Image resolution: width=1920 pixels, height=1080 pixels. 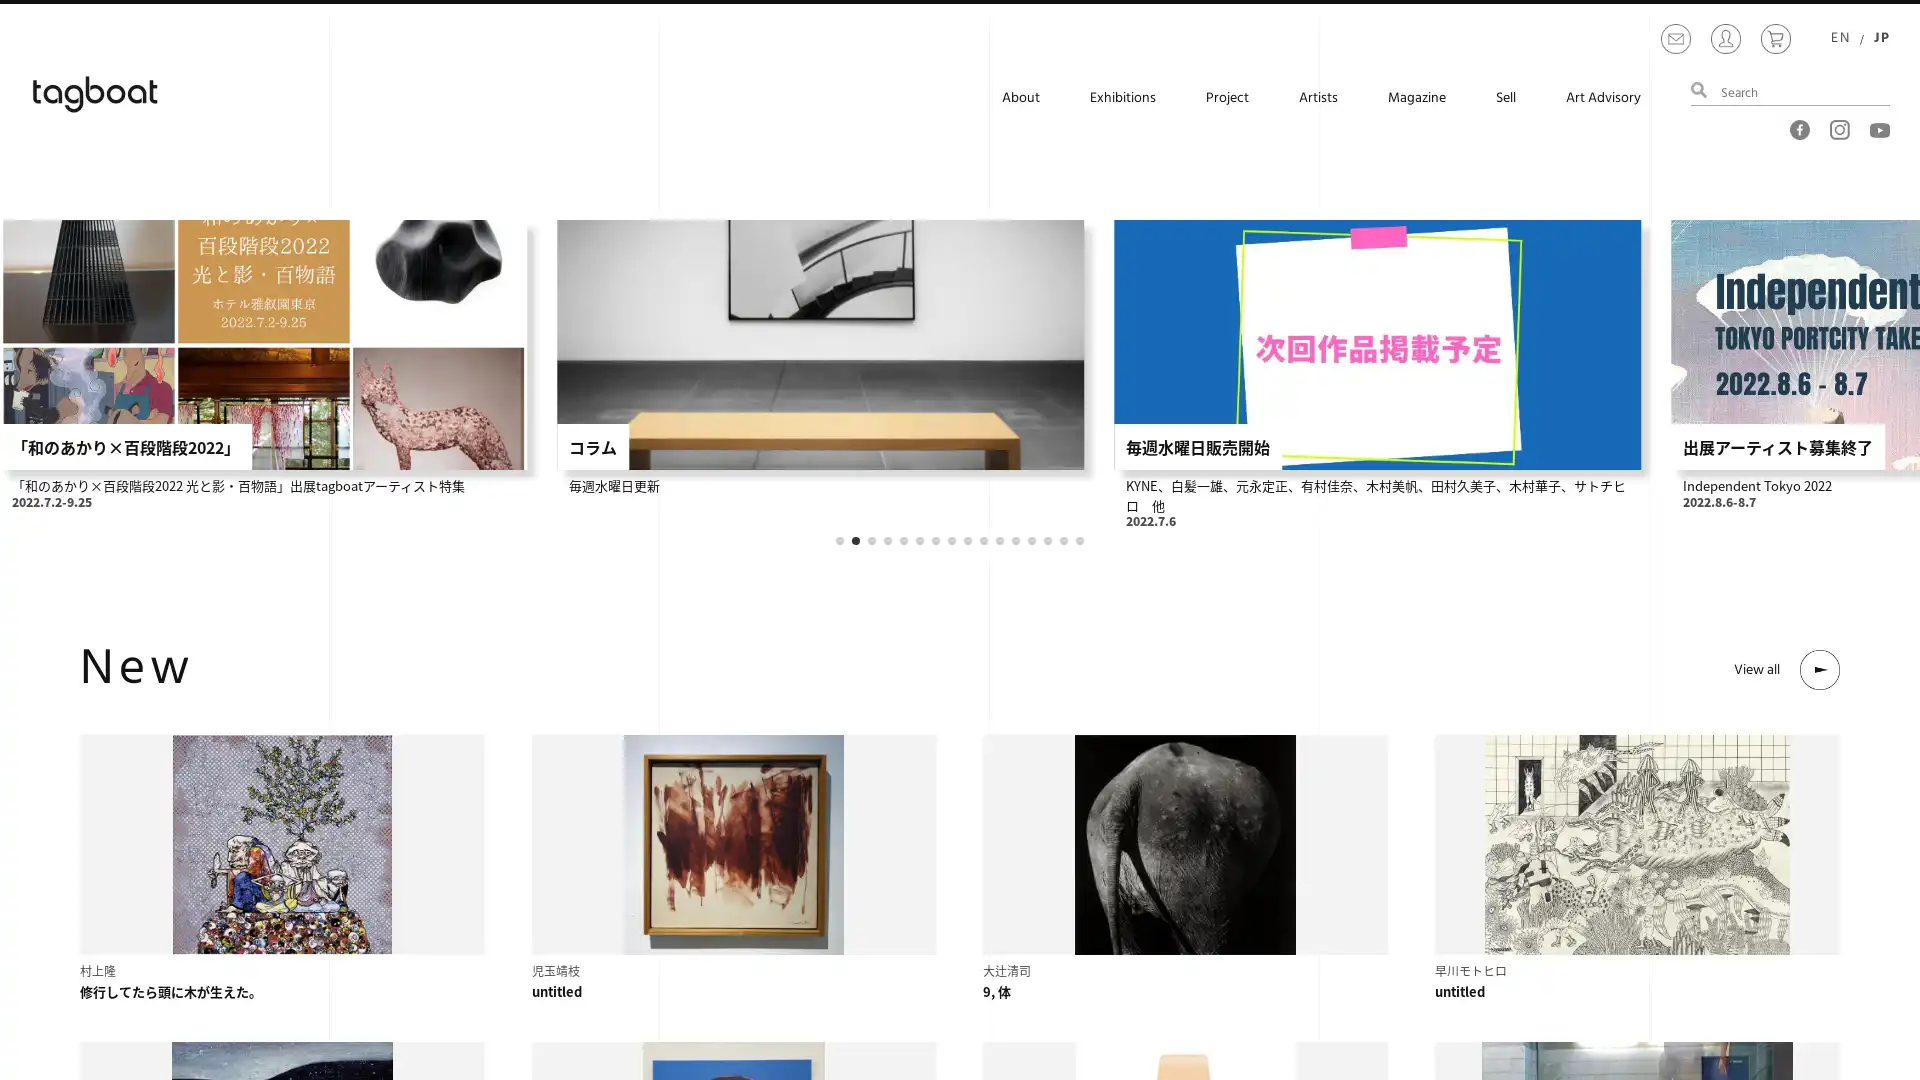 What do you see at coordinates (840, 540) in the screenshot?
I see `Go to slide 1` at bounding box center [840, 540].